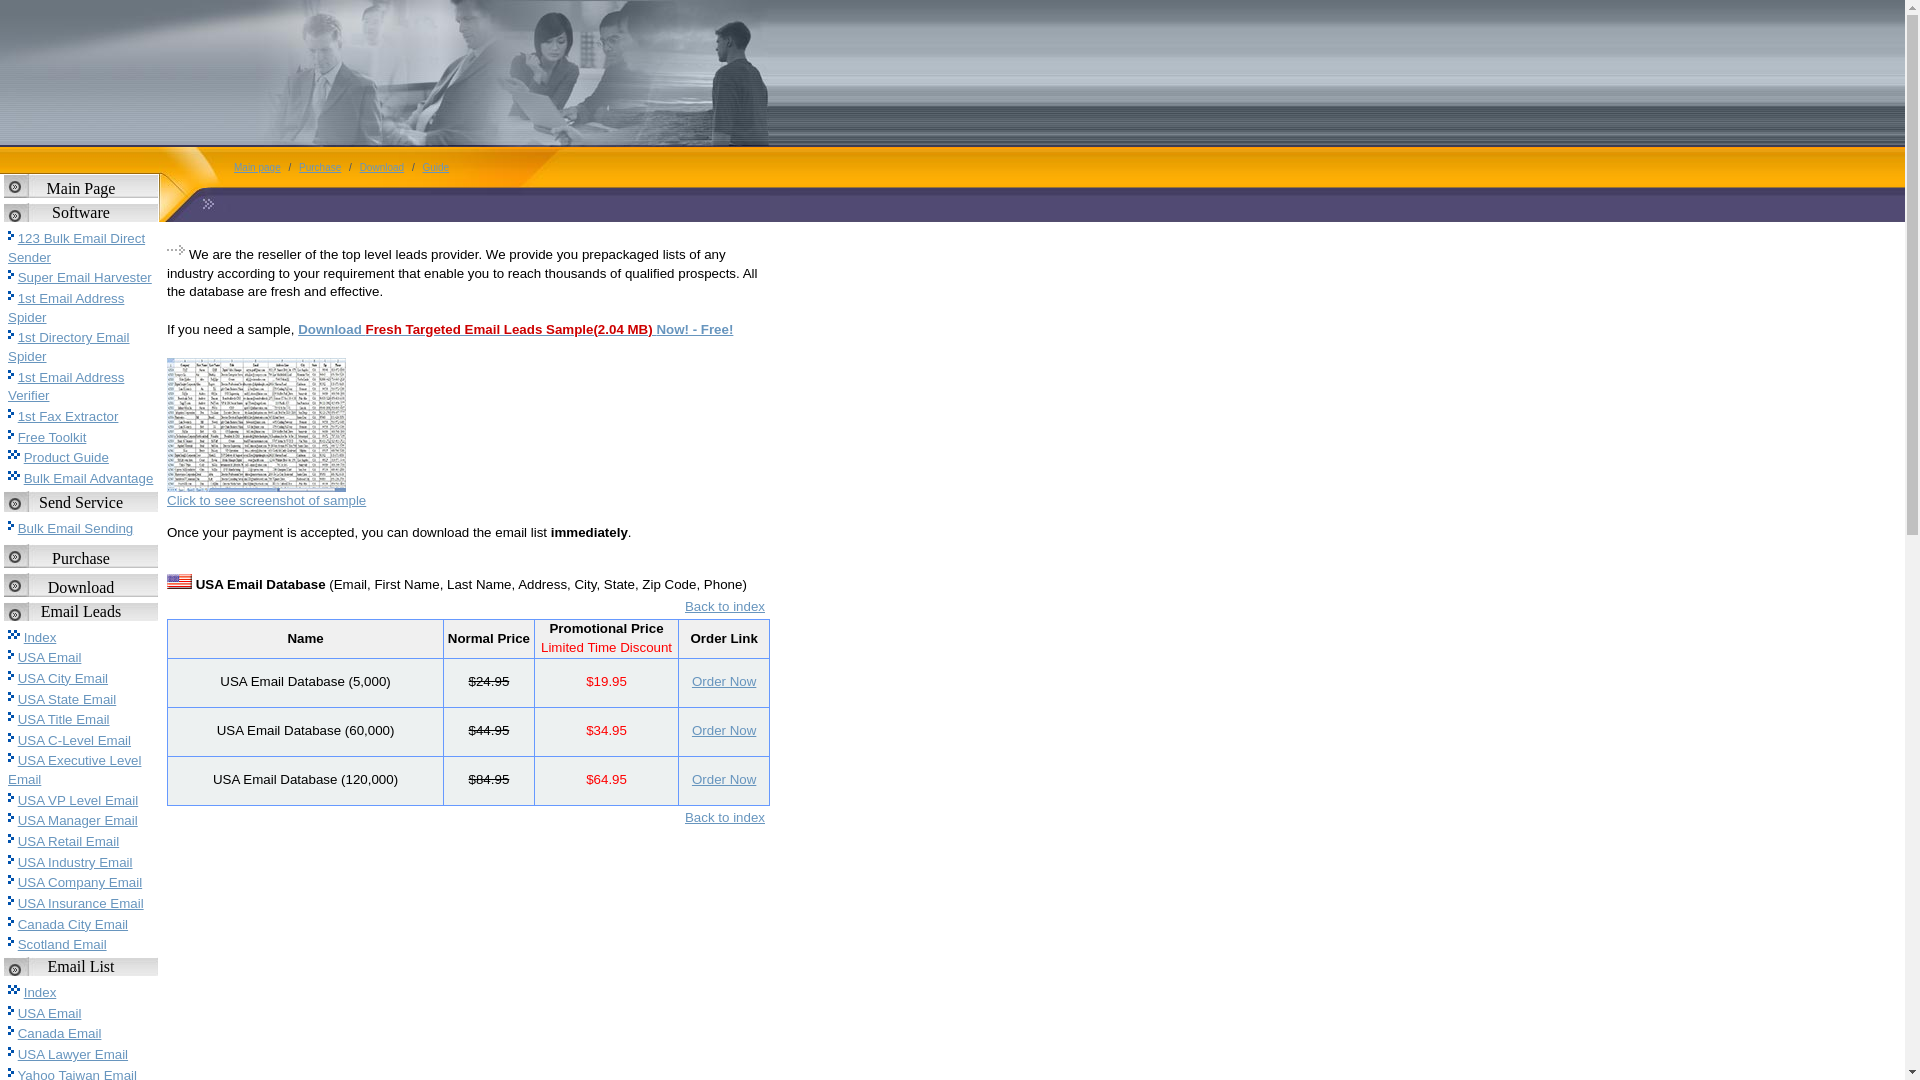  Describe the element at coordinates (52, 436) in the screenshot. I see `'Free Toolkit'` at that location.